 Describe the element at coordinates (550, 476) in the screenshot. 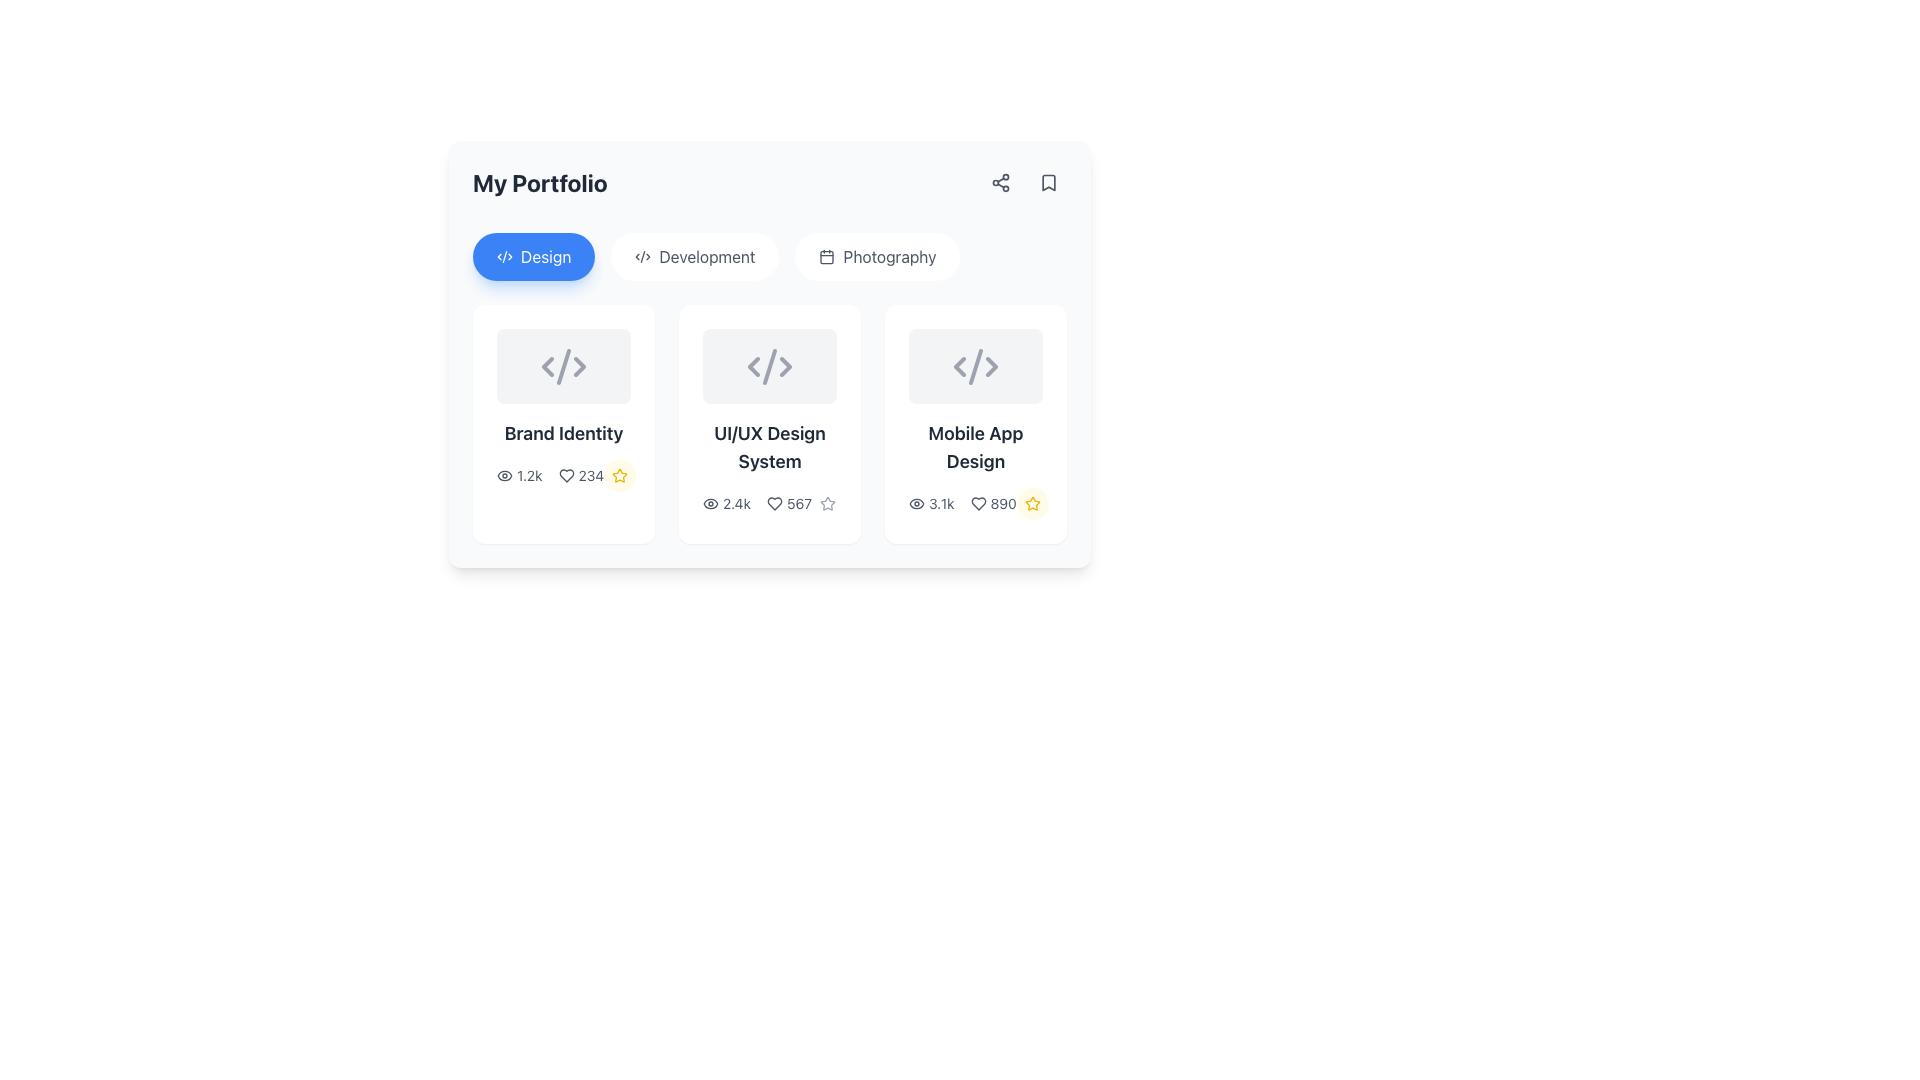

I see `the statistical information element displaying views and likes for the 'Brand Identity' card in the 'My Portfolio' section under the 'Design' tab` at that location.